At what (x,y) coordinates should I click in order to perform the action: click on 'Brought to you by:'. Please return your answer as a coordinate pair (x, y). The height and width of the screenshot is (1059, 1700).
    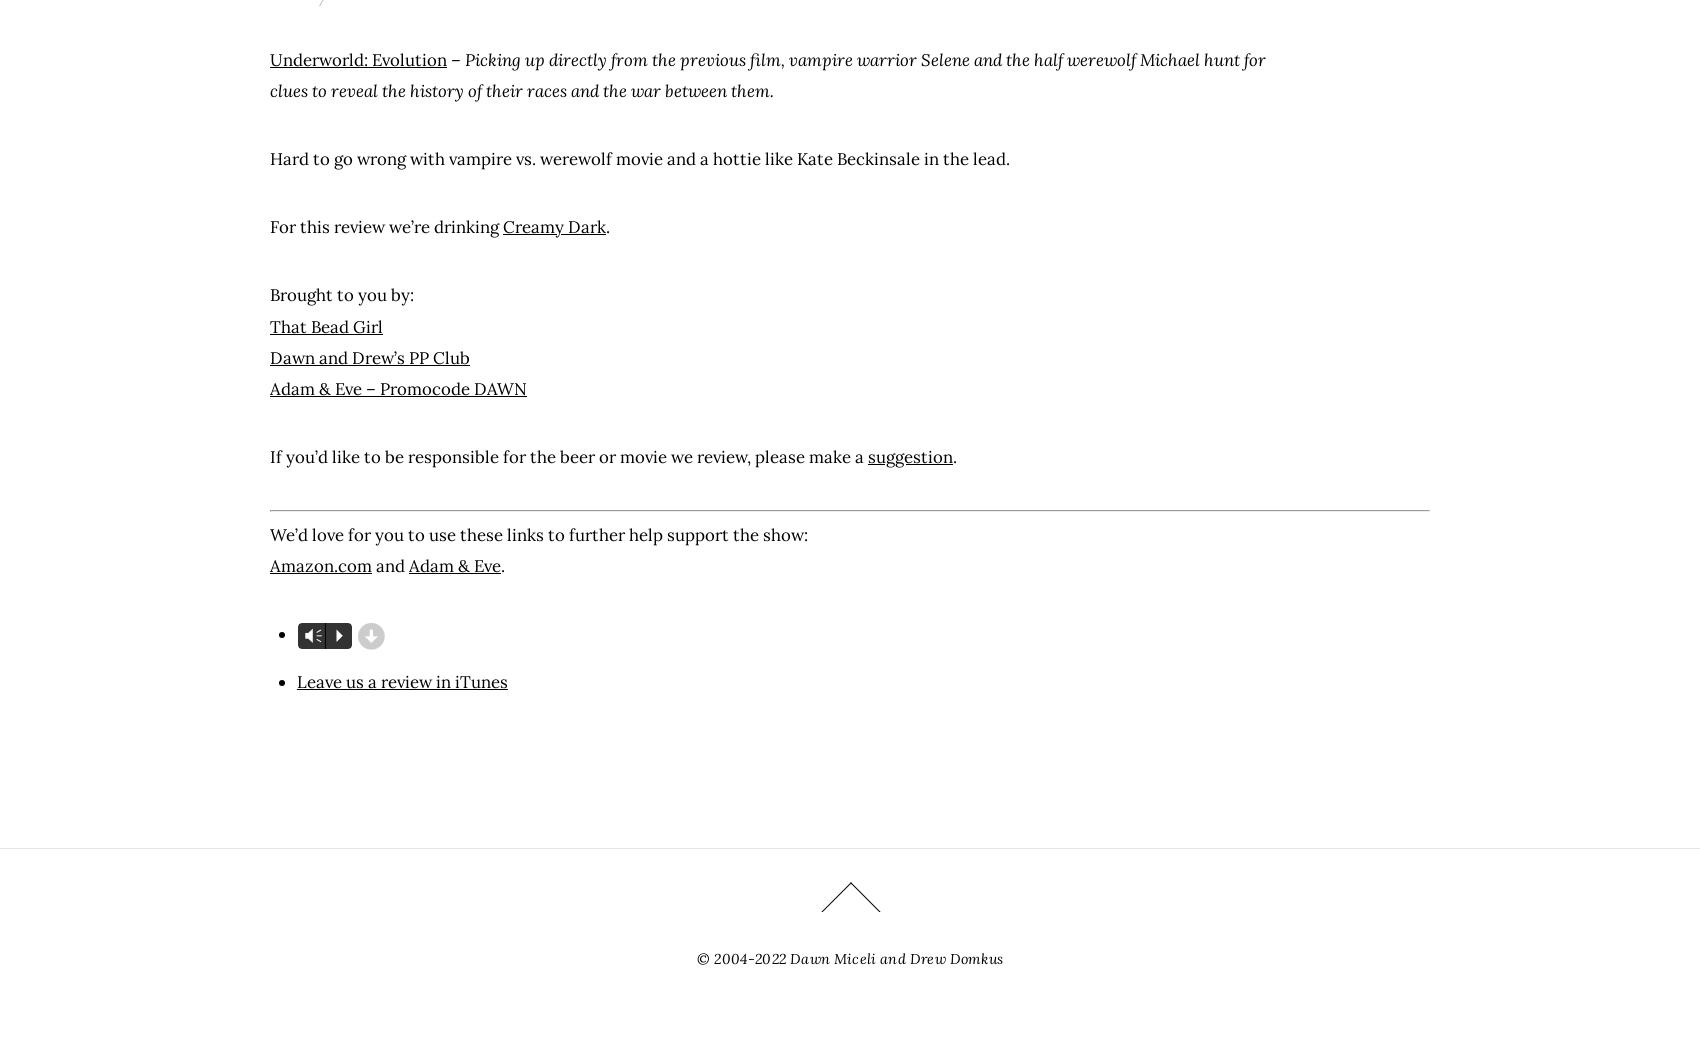
    Looking at the image, I should click on (341, 295).